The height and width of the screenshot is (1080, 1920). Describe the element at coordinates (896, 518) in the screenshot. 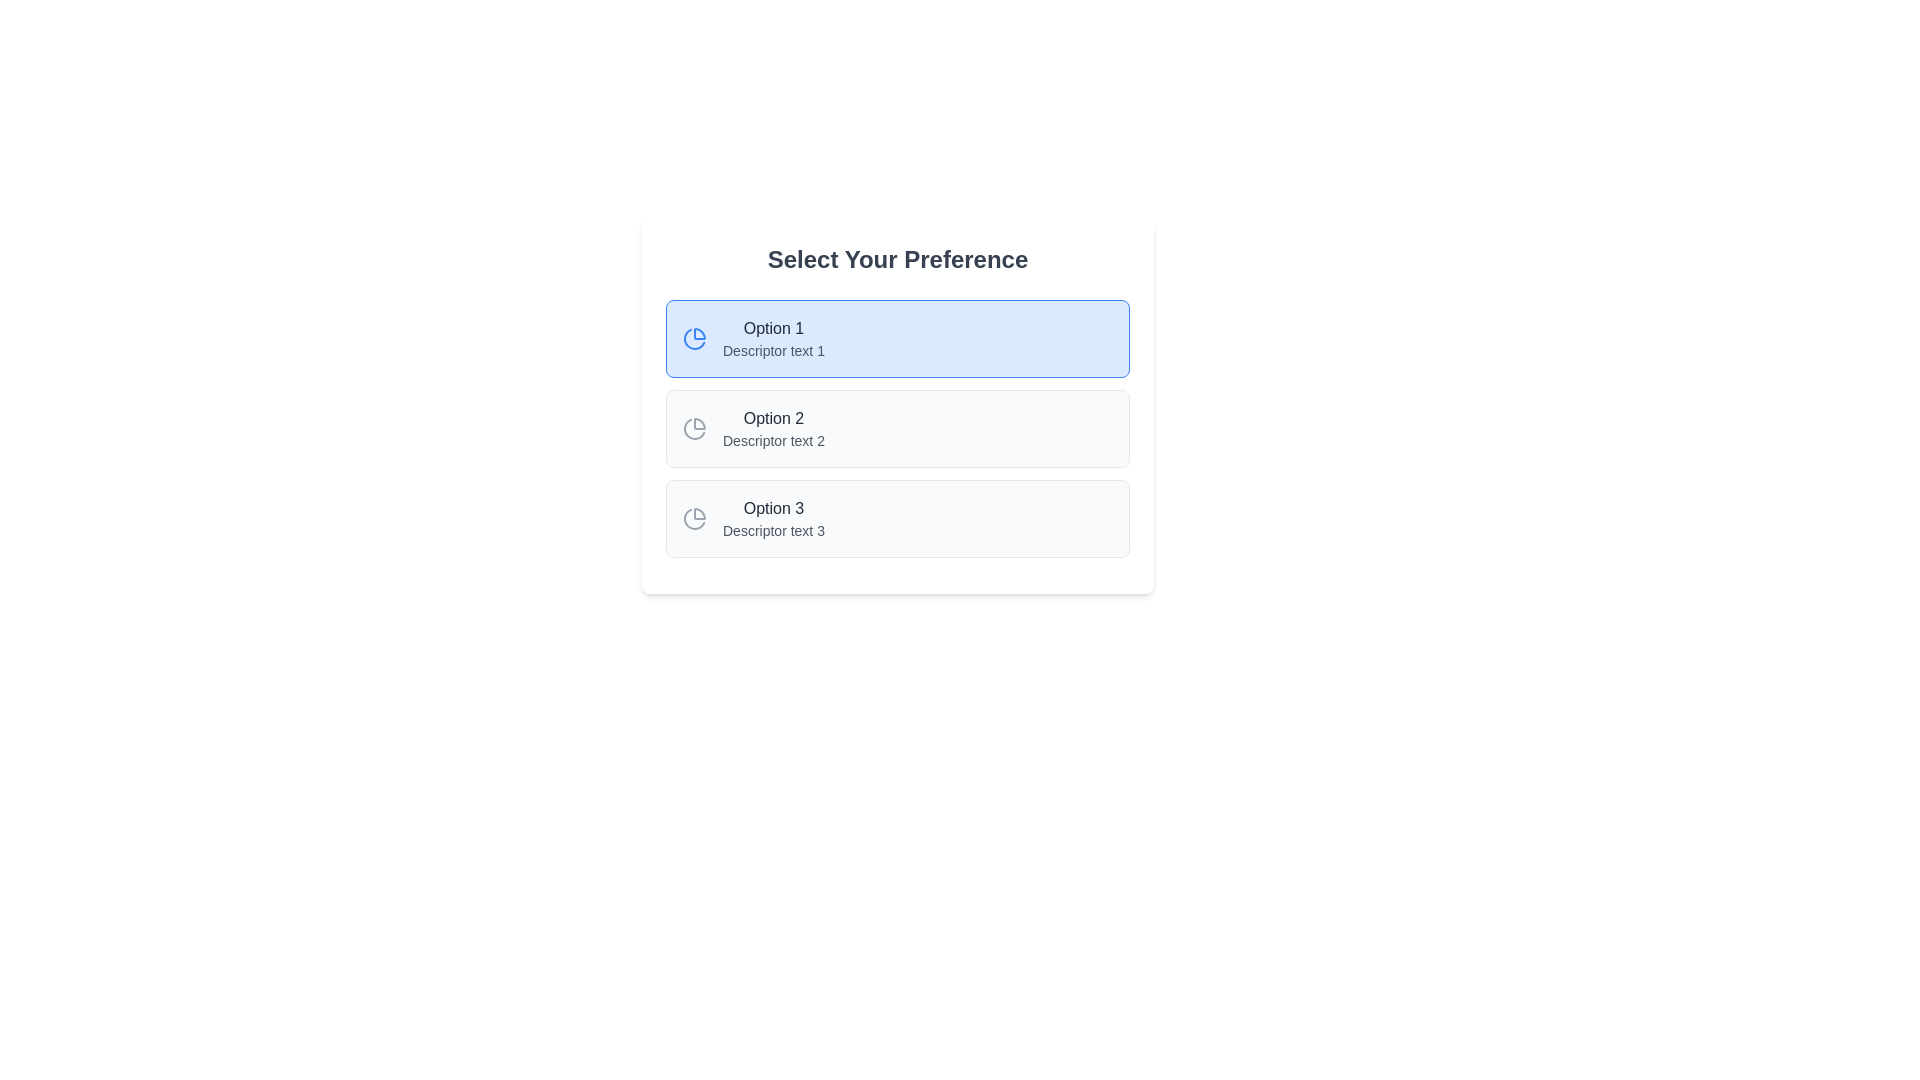

I see `the 'Option 3' radio button` at that location.